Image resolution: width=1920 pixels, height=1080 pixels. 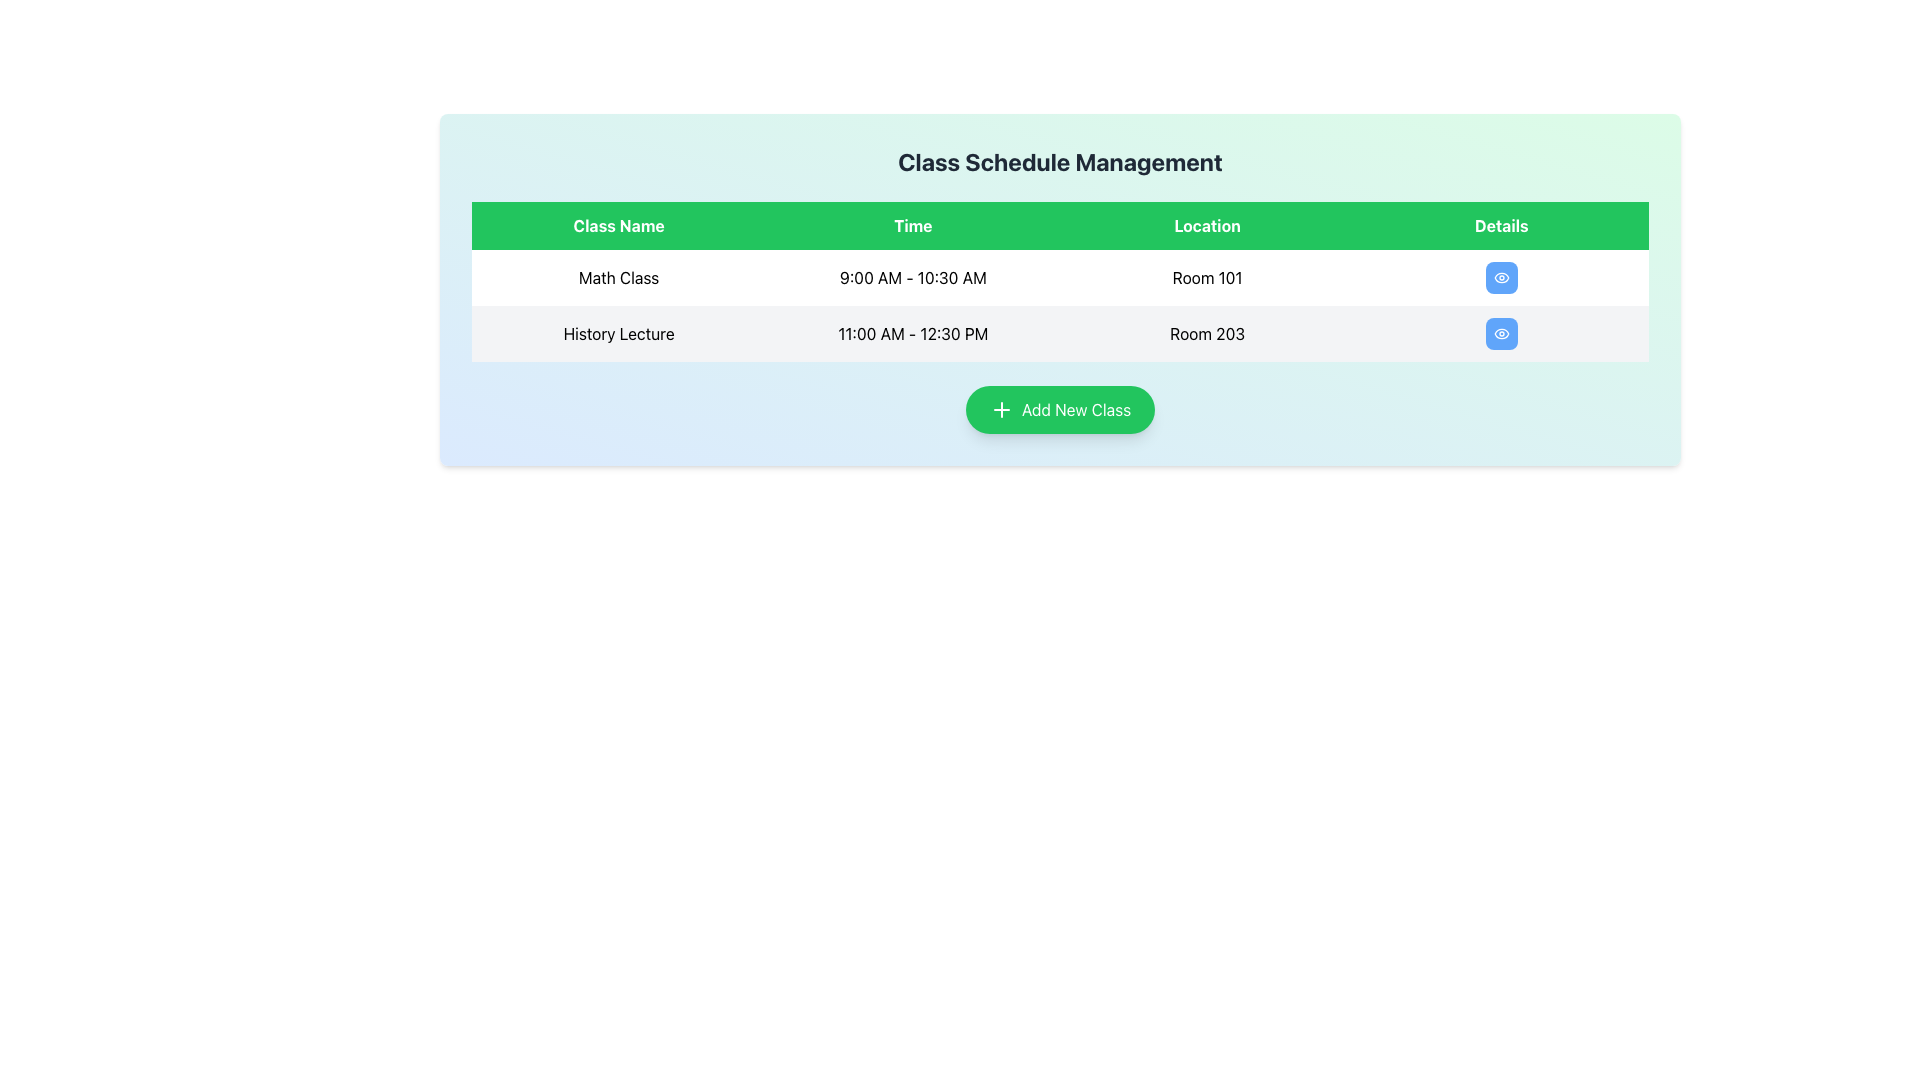 I want to click on the button in the 'Details' column of the 'History Lecture' entry located in the fourth column of the second row, so click(x=1501, y=333).